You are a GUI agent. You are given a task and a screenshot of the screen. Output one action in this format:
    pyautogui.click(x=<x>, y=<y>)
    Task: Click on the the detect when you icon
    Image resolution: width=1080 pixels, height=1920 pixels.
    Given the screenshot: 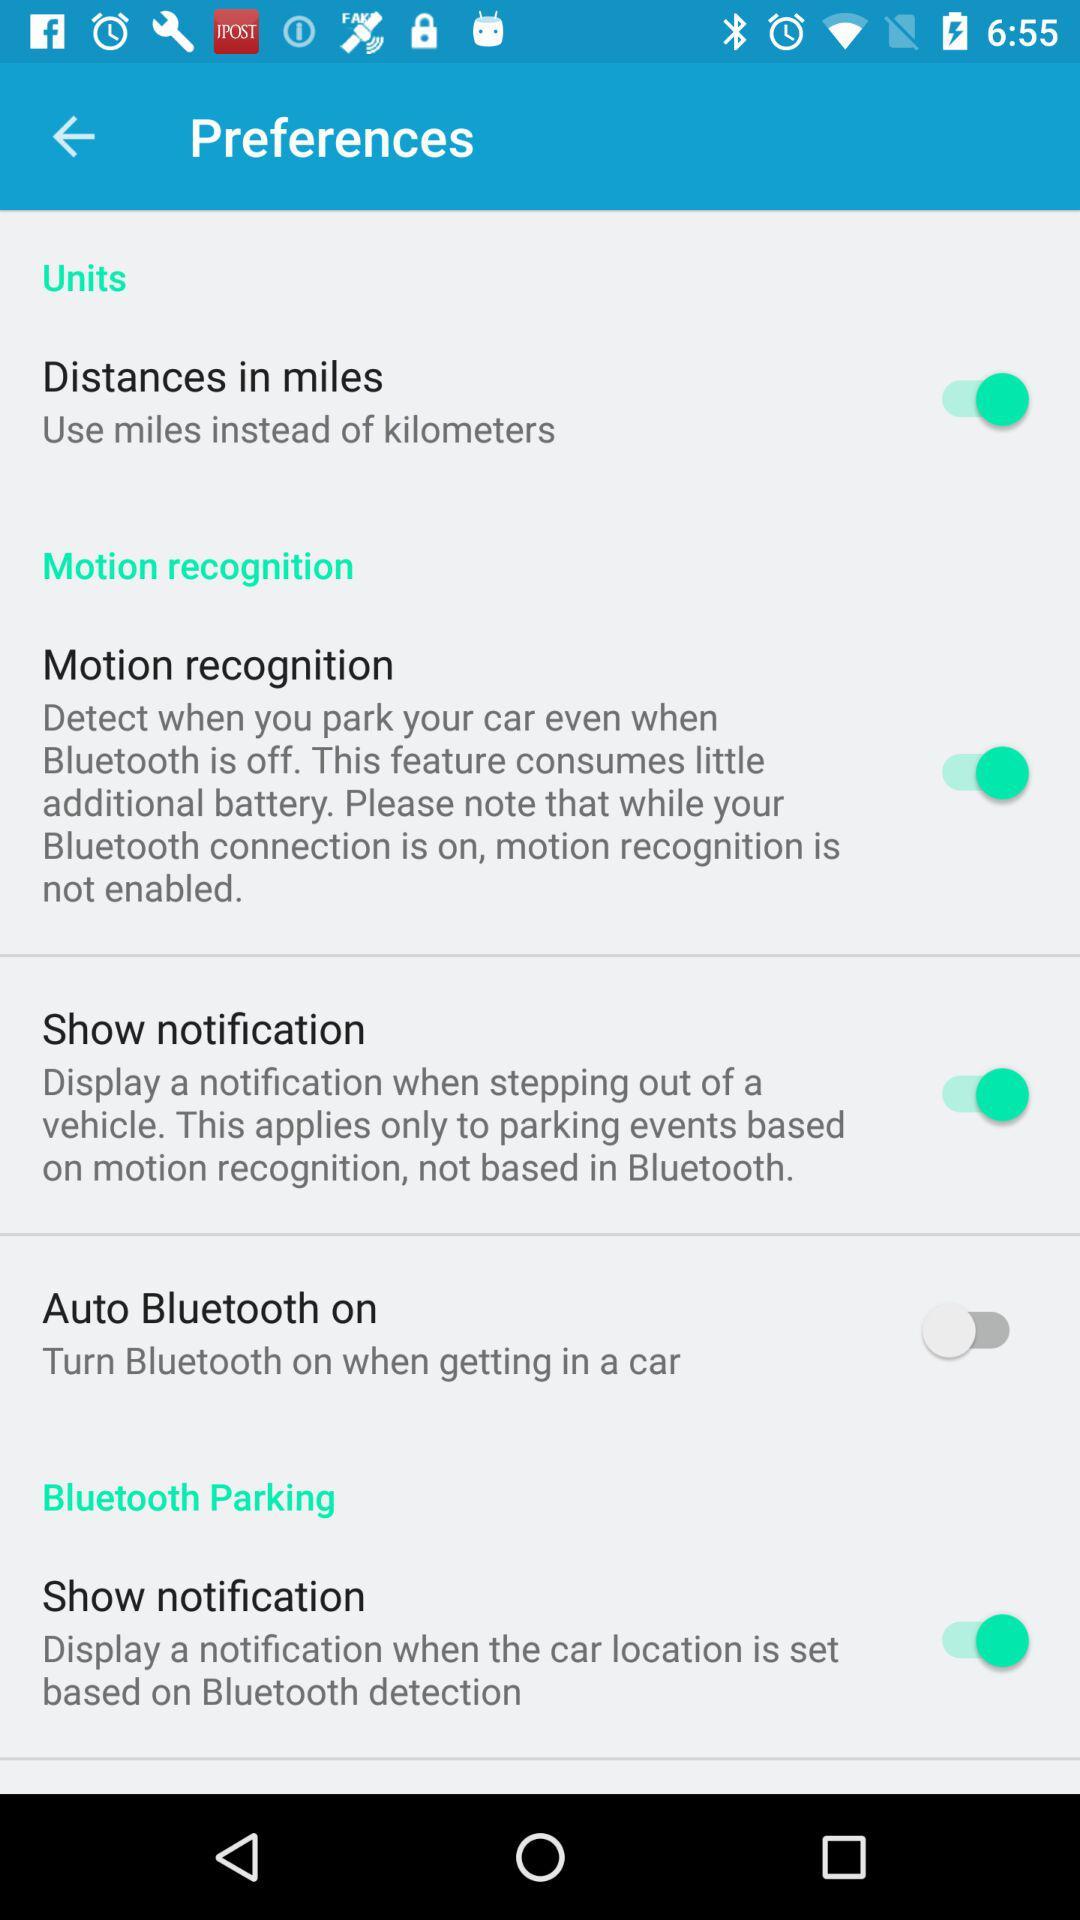 What is the action you would take?
    pyautogui.click(x=456, y=801)
    